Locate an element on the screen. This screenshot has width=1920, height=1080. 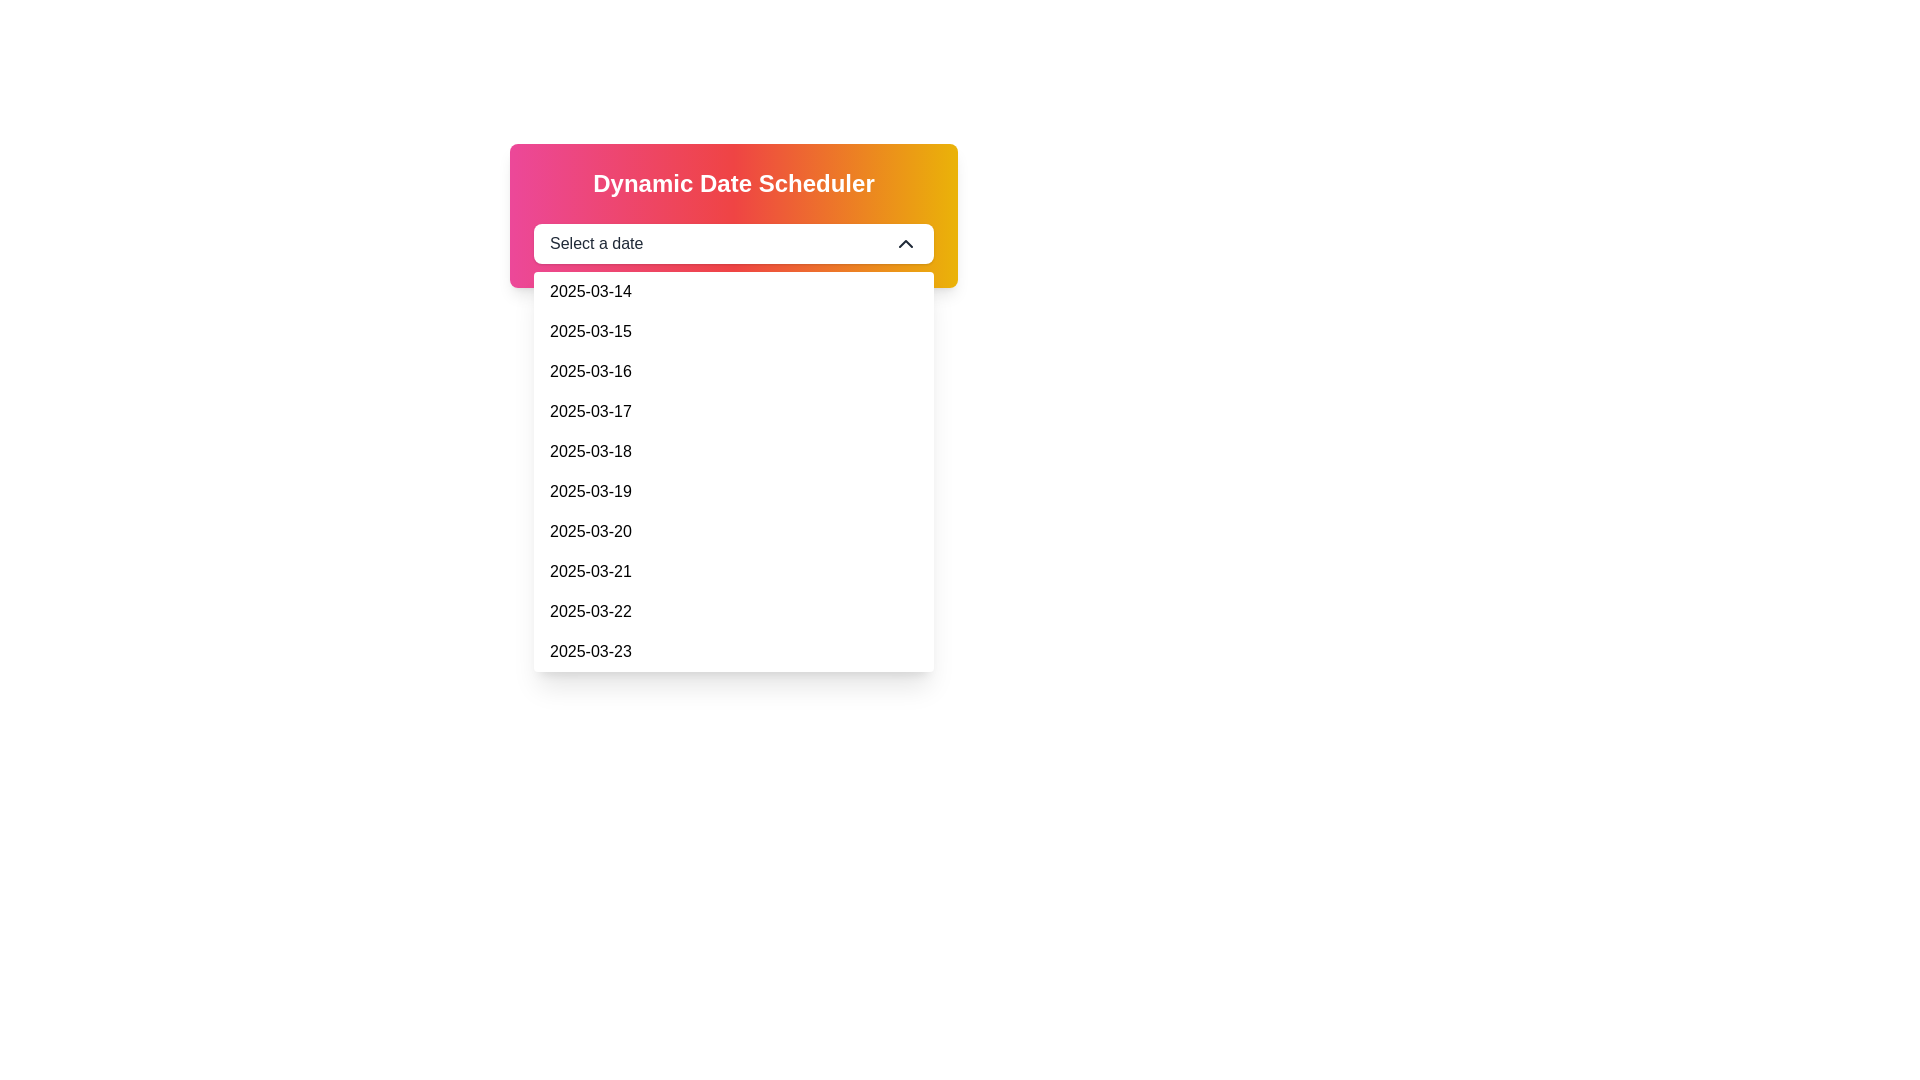
the list item representing the date '2025-03-20' in the dropdown menu is located at coordinates (733, 531).